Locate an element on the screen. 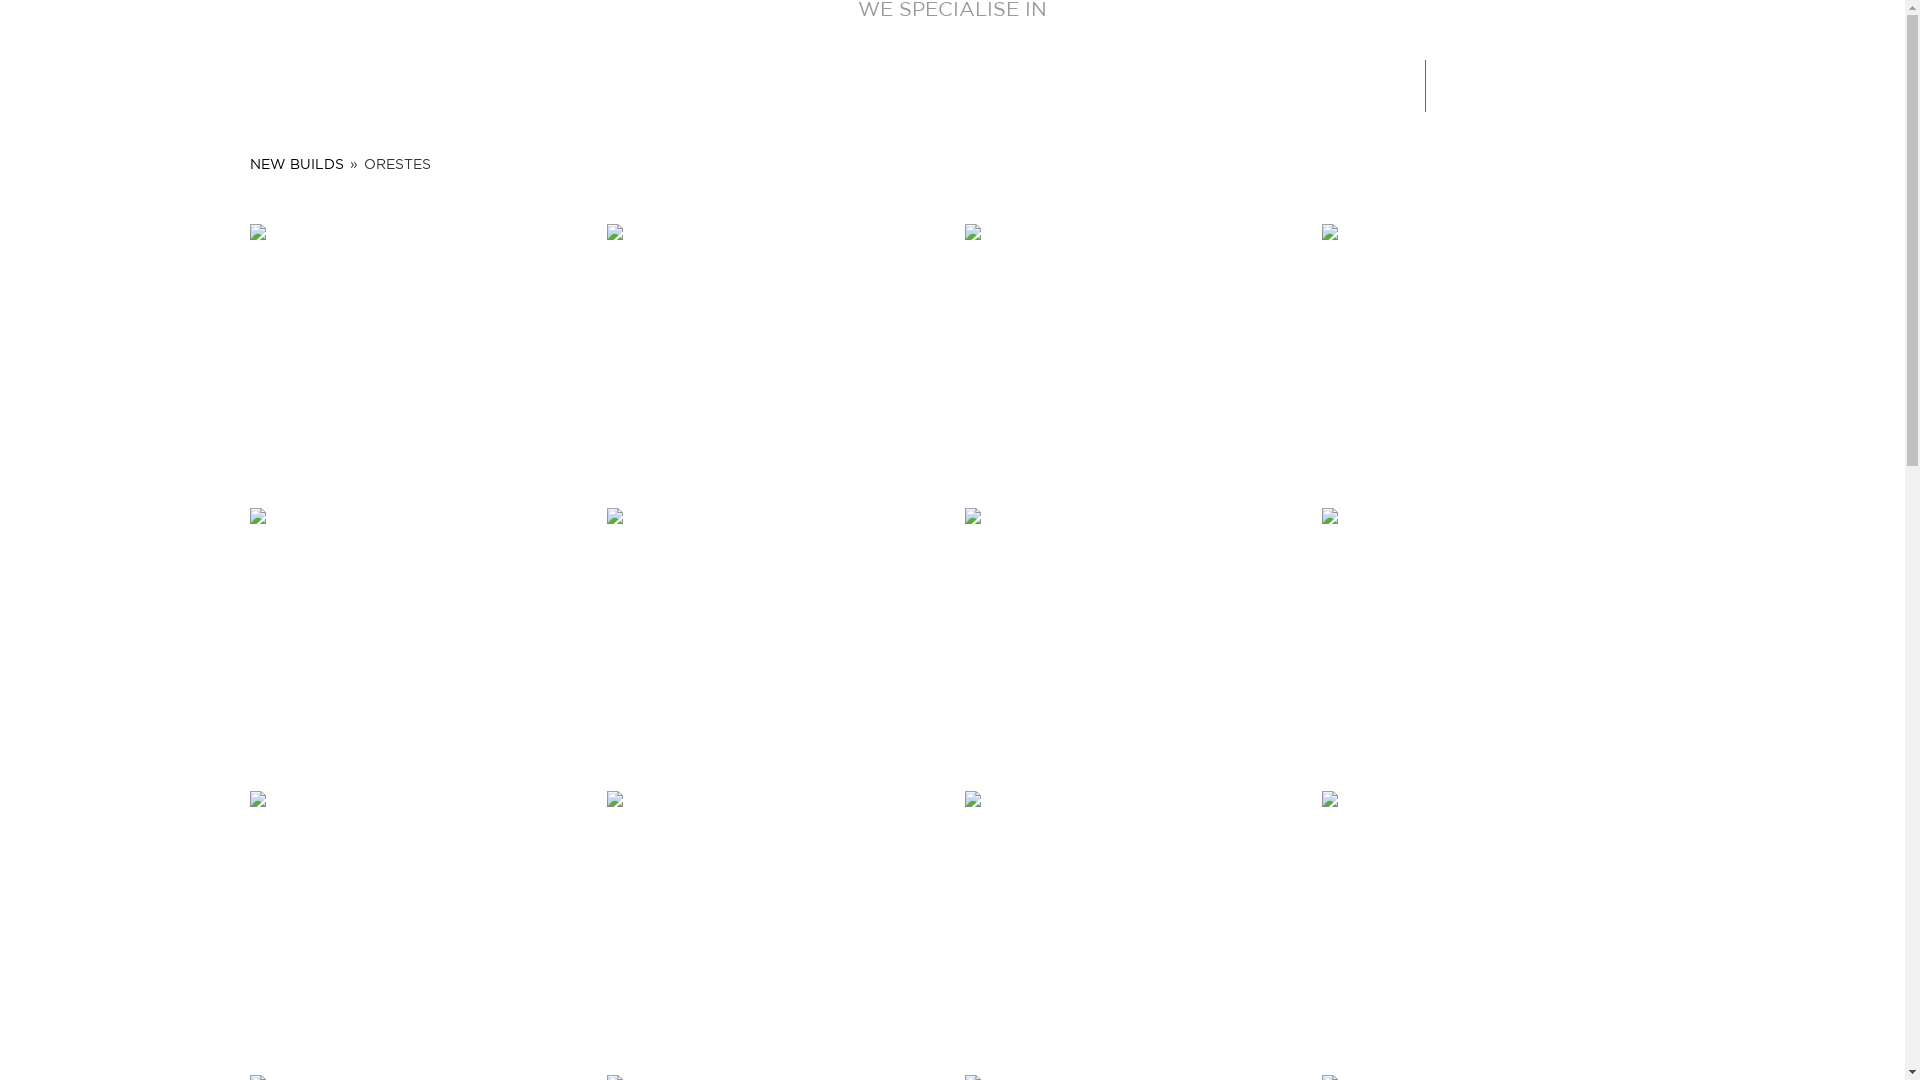 Image resolution: width=1920 pixels, height=1080 pixels. 'Orestes' is located at coordinates (772, 637).